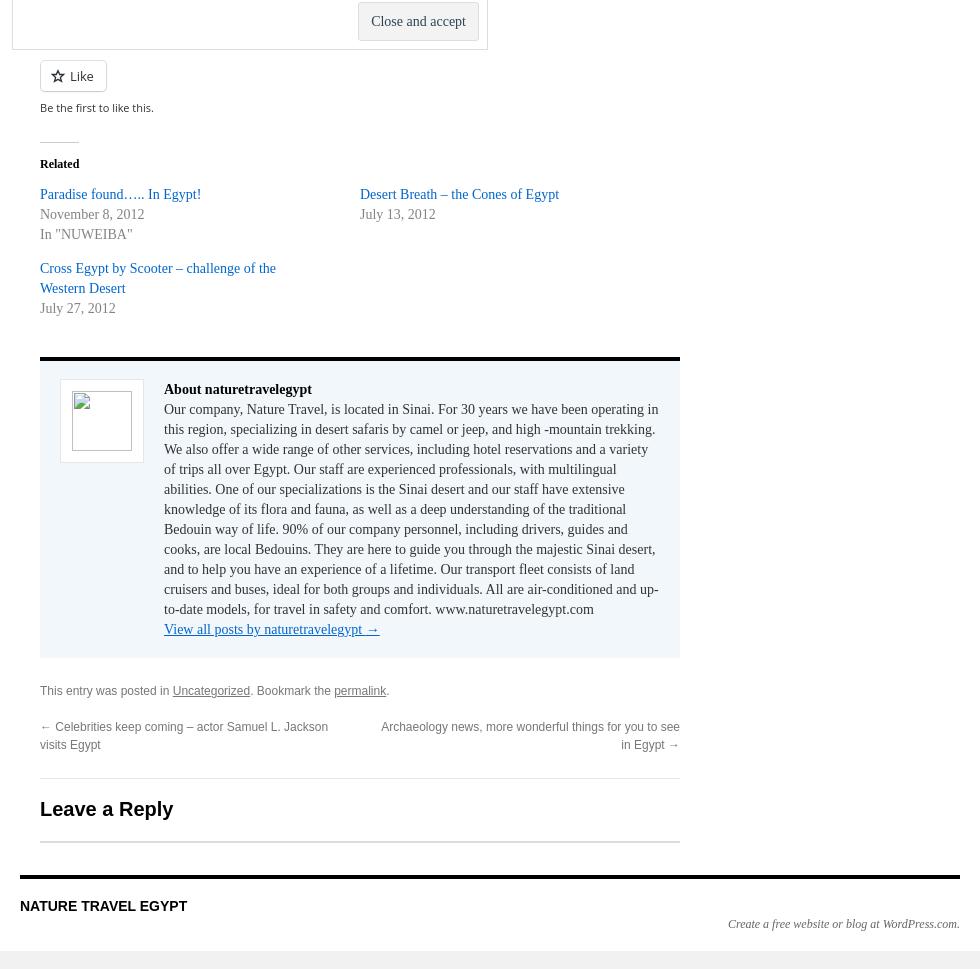 The height and width of the screenshot is (969, 980). What do you see at coordinates (387, 689) in the screenshot?
I see `'.'` at bounding box center [387, 689].